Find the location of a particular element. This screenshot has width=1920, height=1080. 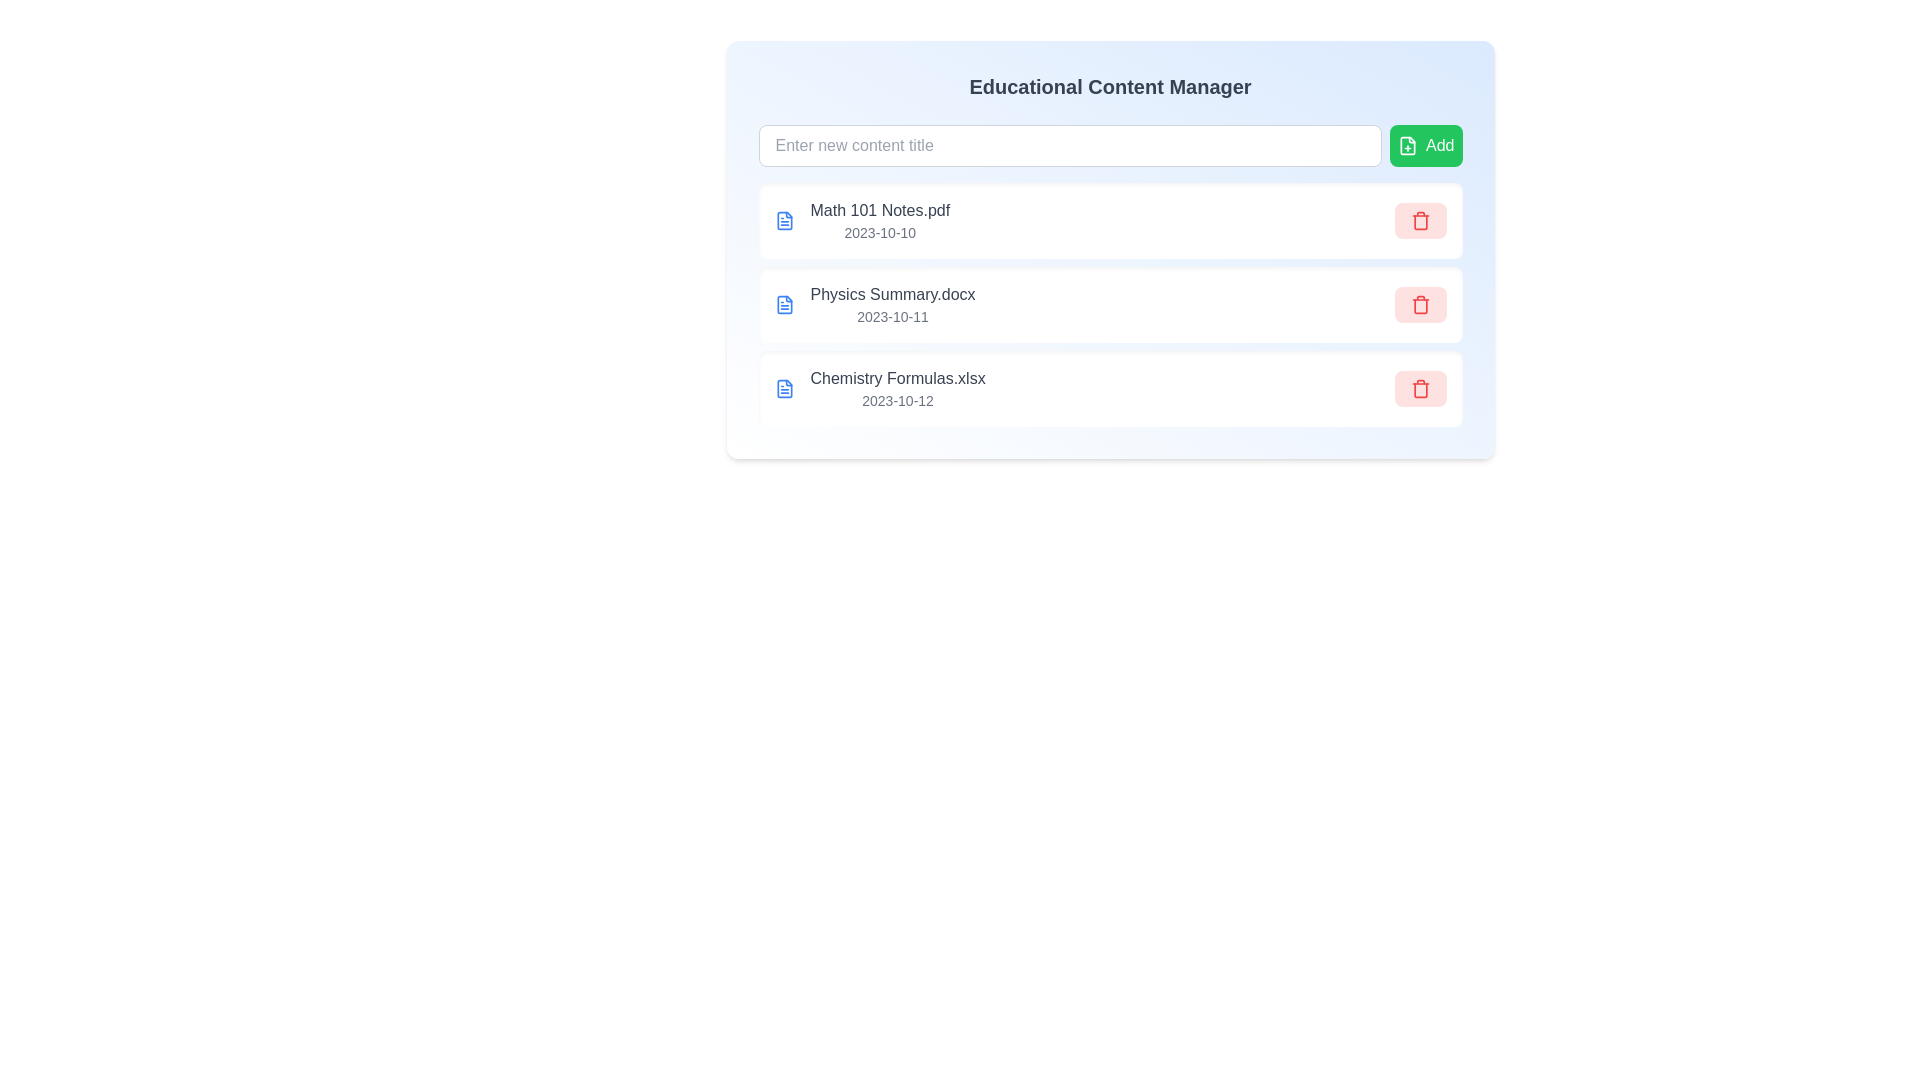

the red rounded delete button with a trashcan icon located at the far right of the third row is located at coordinates (1419, 389).